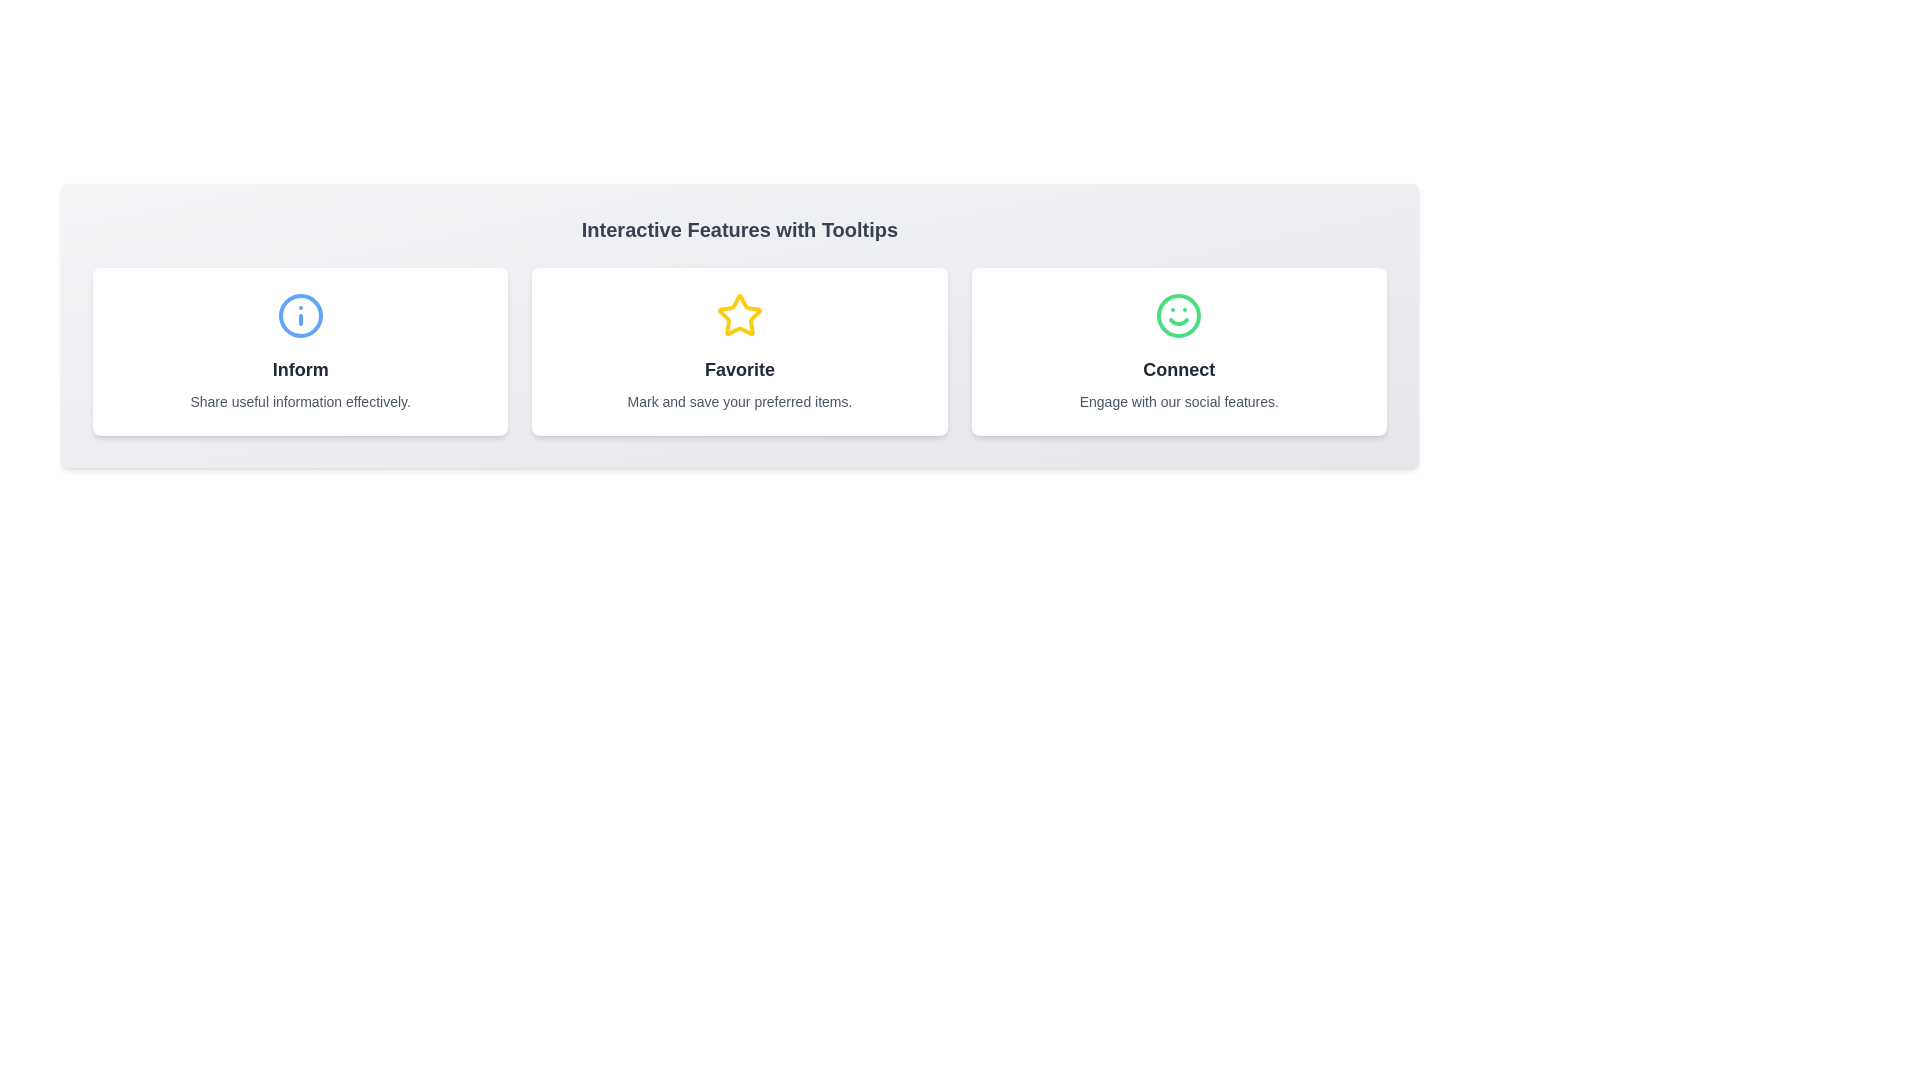 The width and height of the screenshot is (1920, 1080). I want to click on the text element that reads 'Mark and save your preferred items.' located at the bottom of the 'Favorite' card, so click(738, 401).